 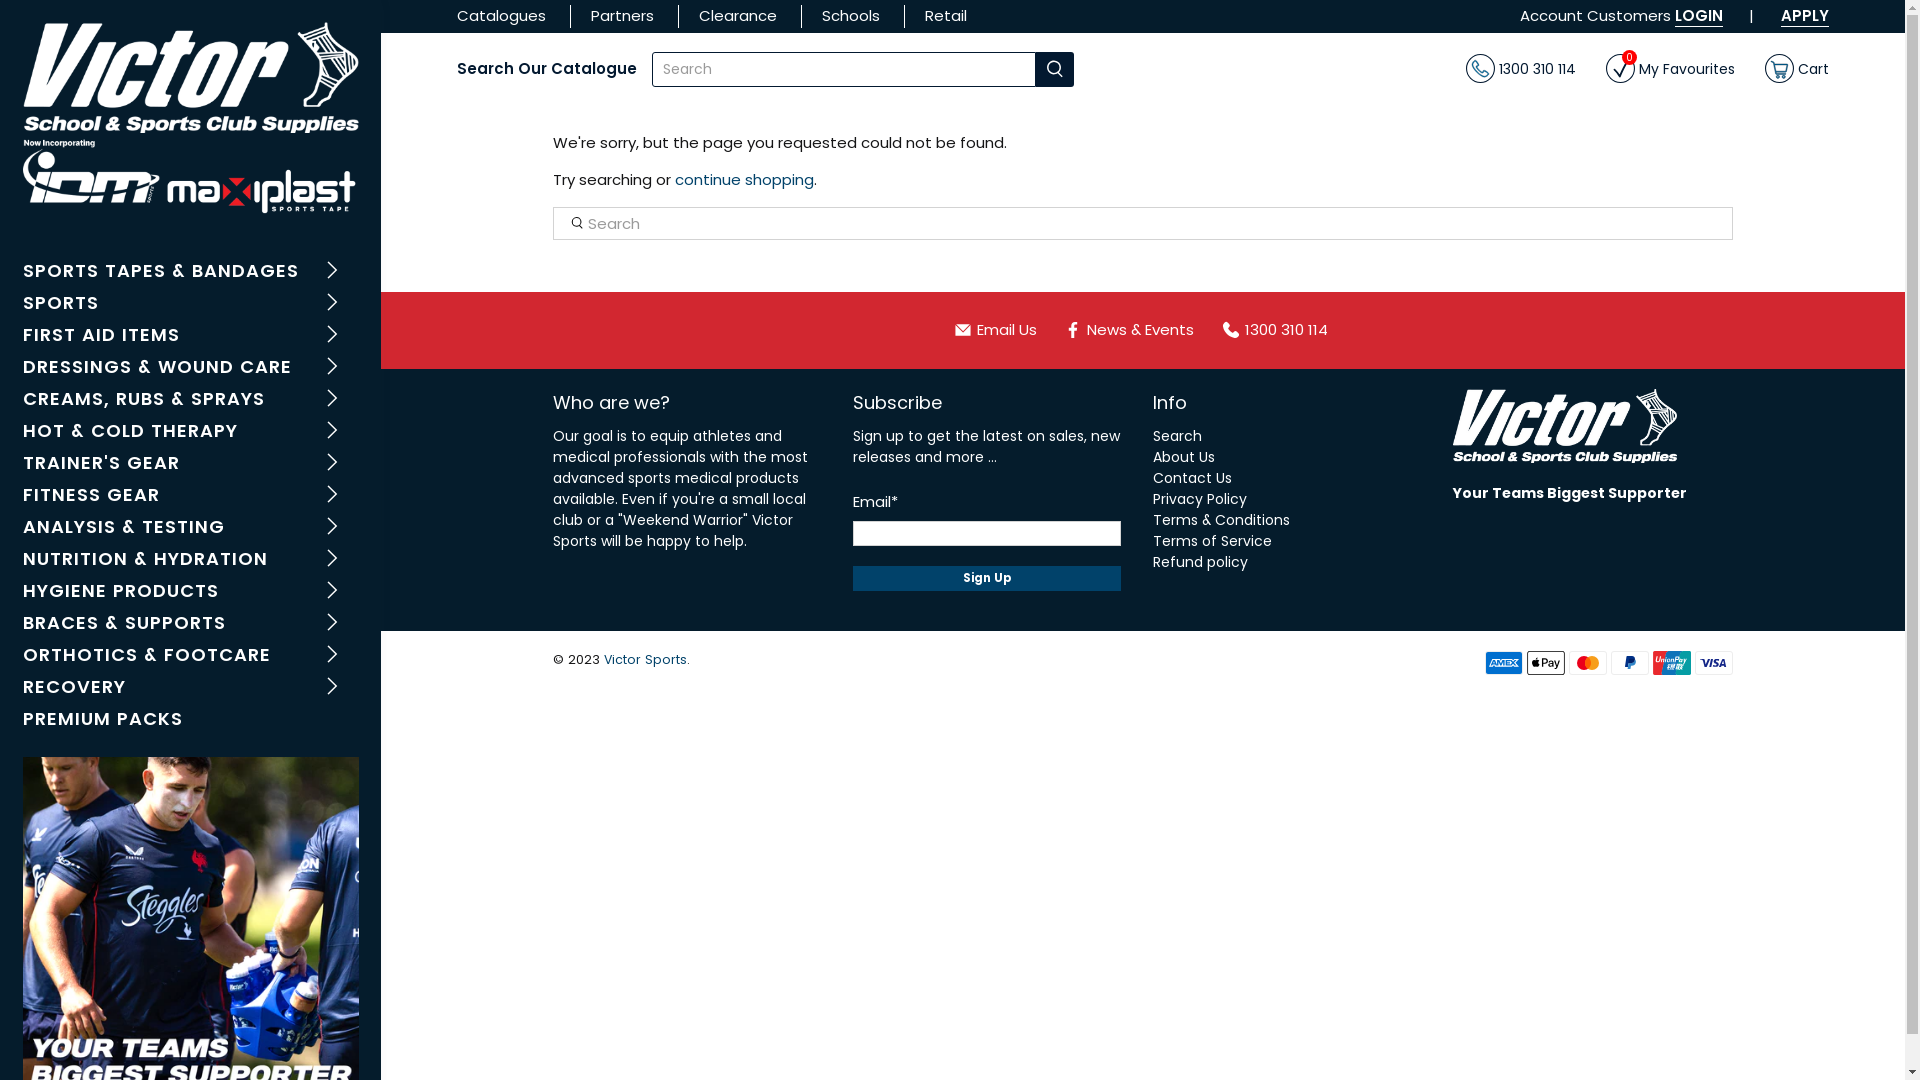 What do you see at coordinates (22, 656) in the screenshot?
I see `'ORTHOTICS & FOOTCARE'` at bounding box center [22, 656].